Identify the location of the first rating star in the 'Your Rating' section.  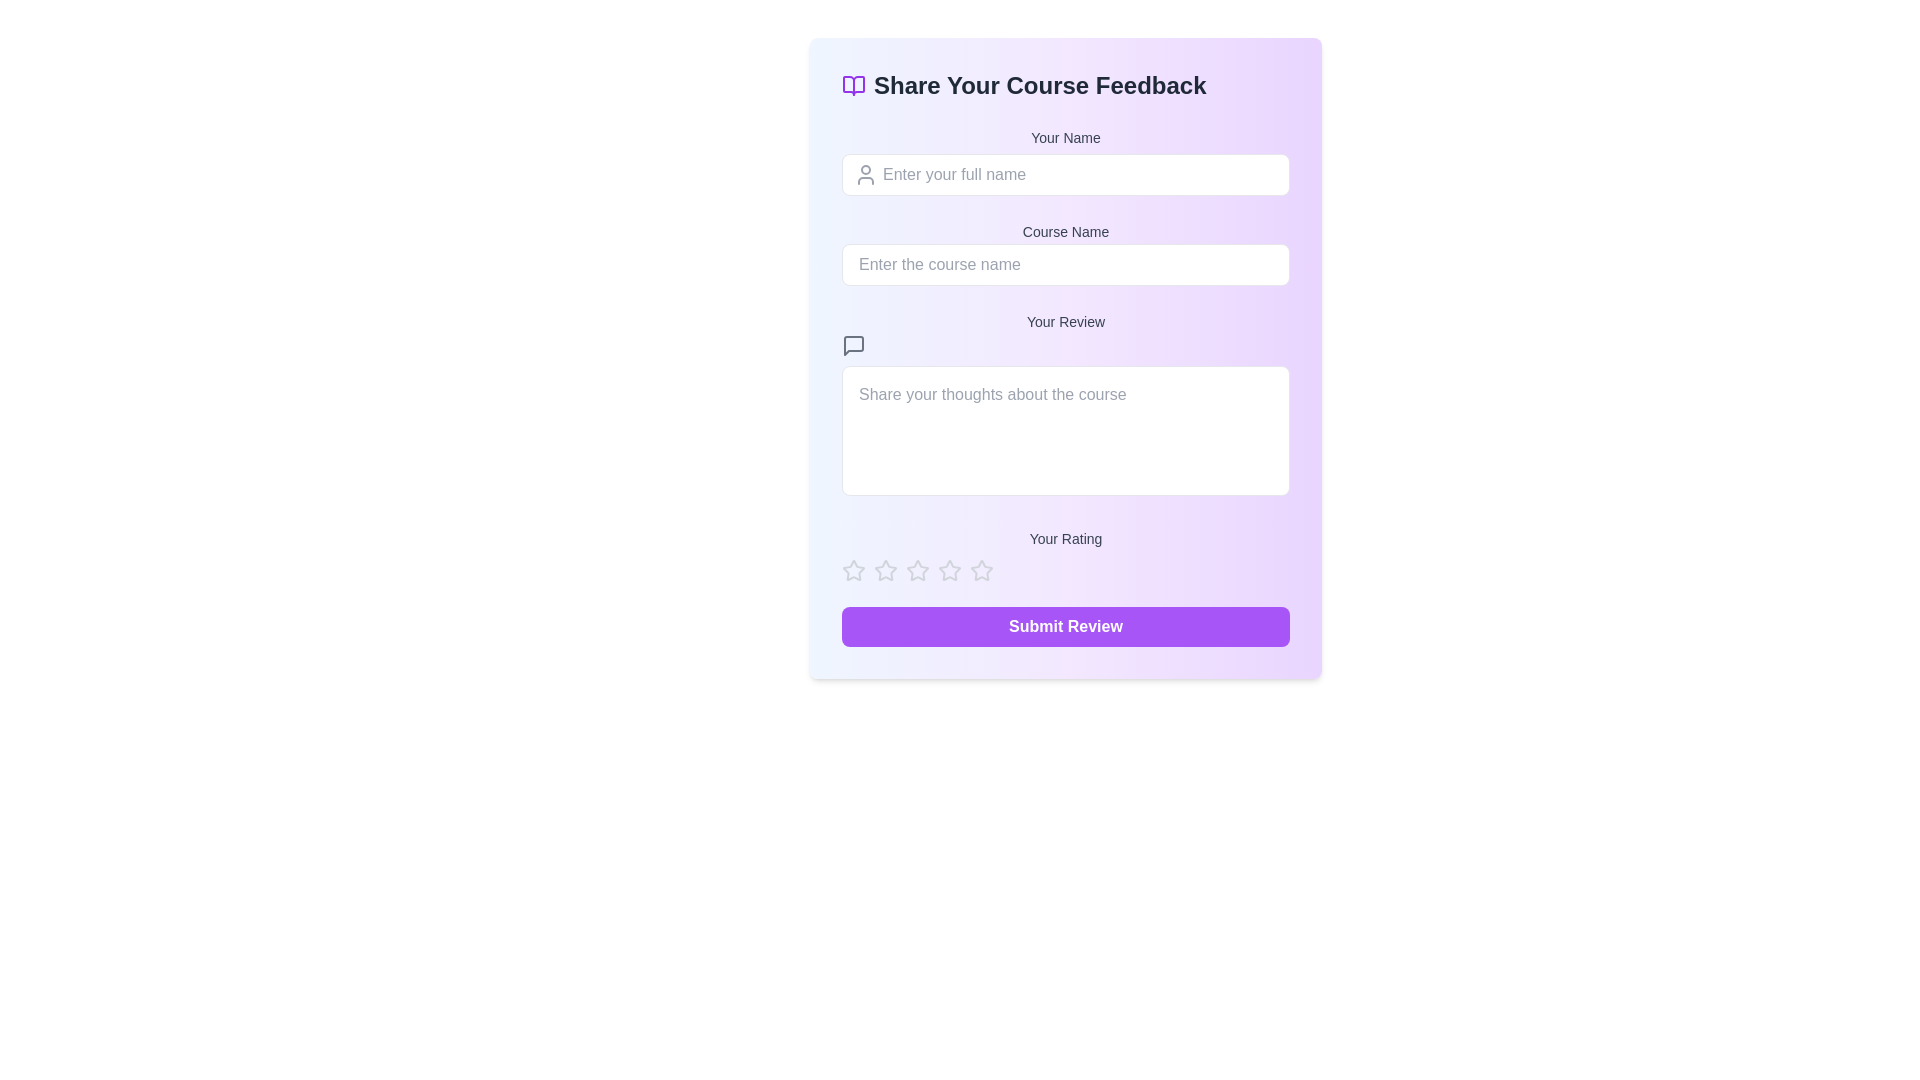
(854, 570).